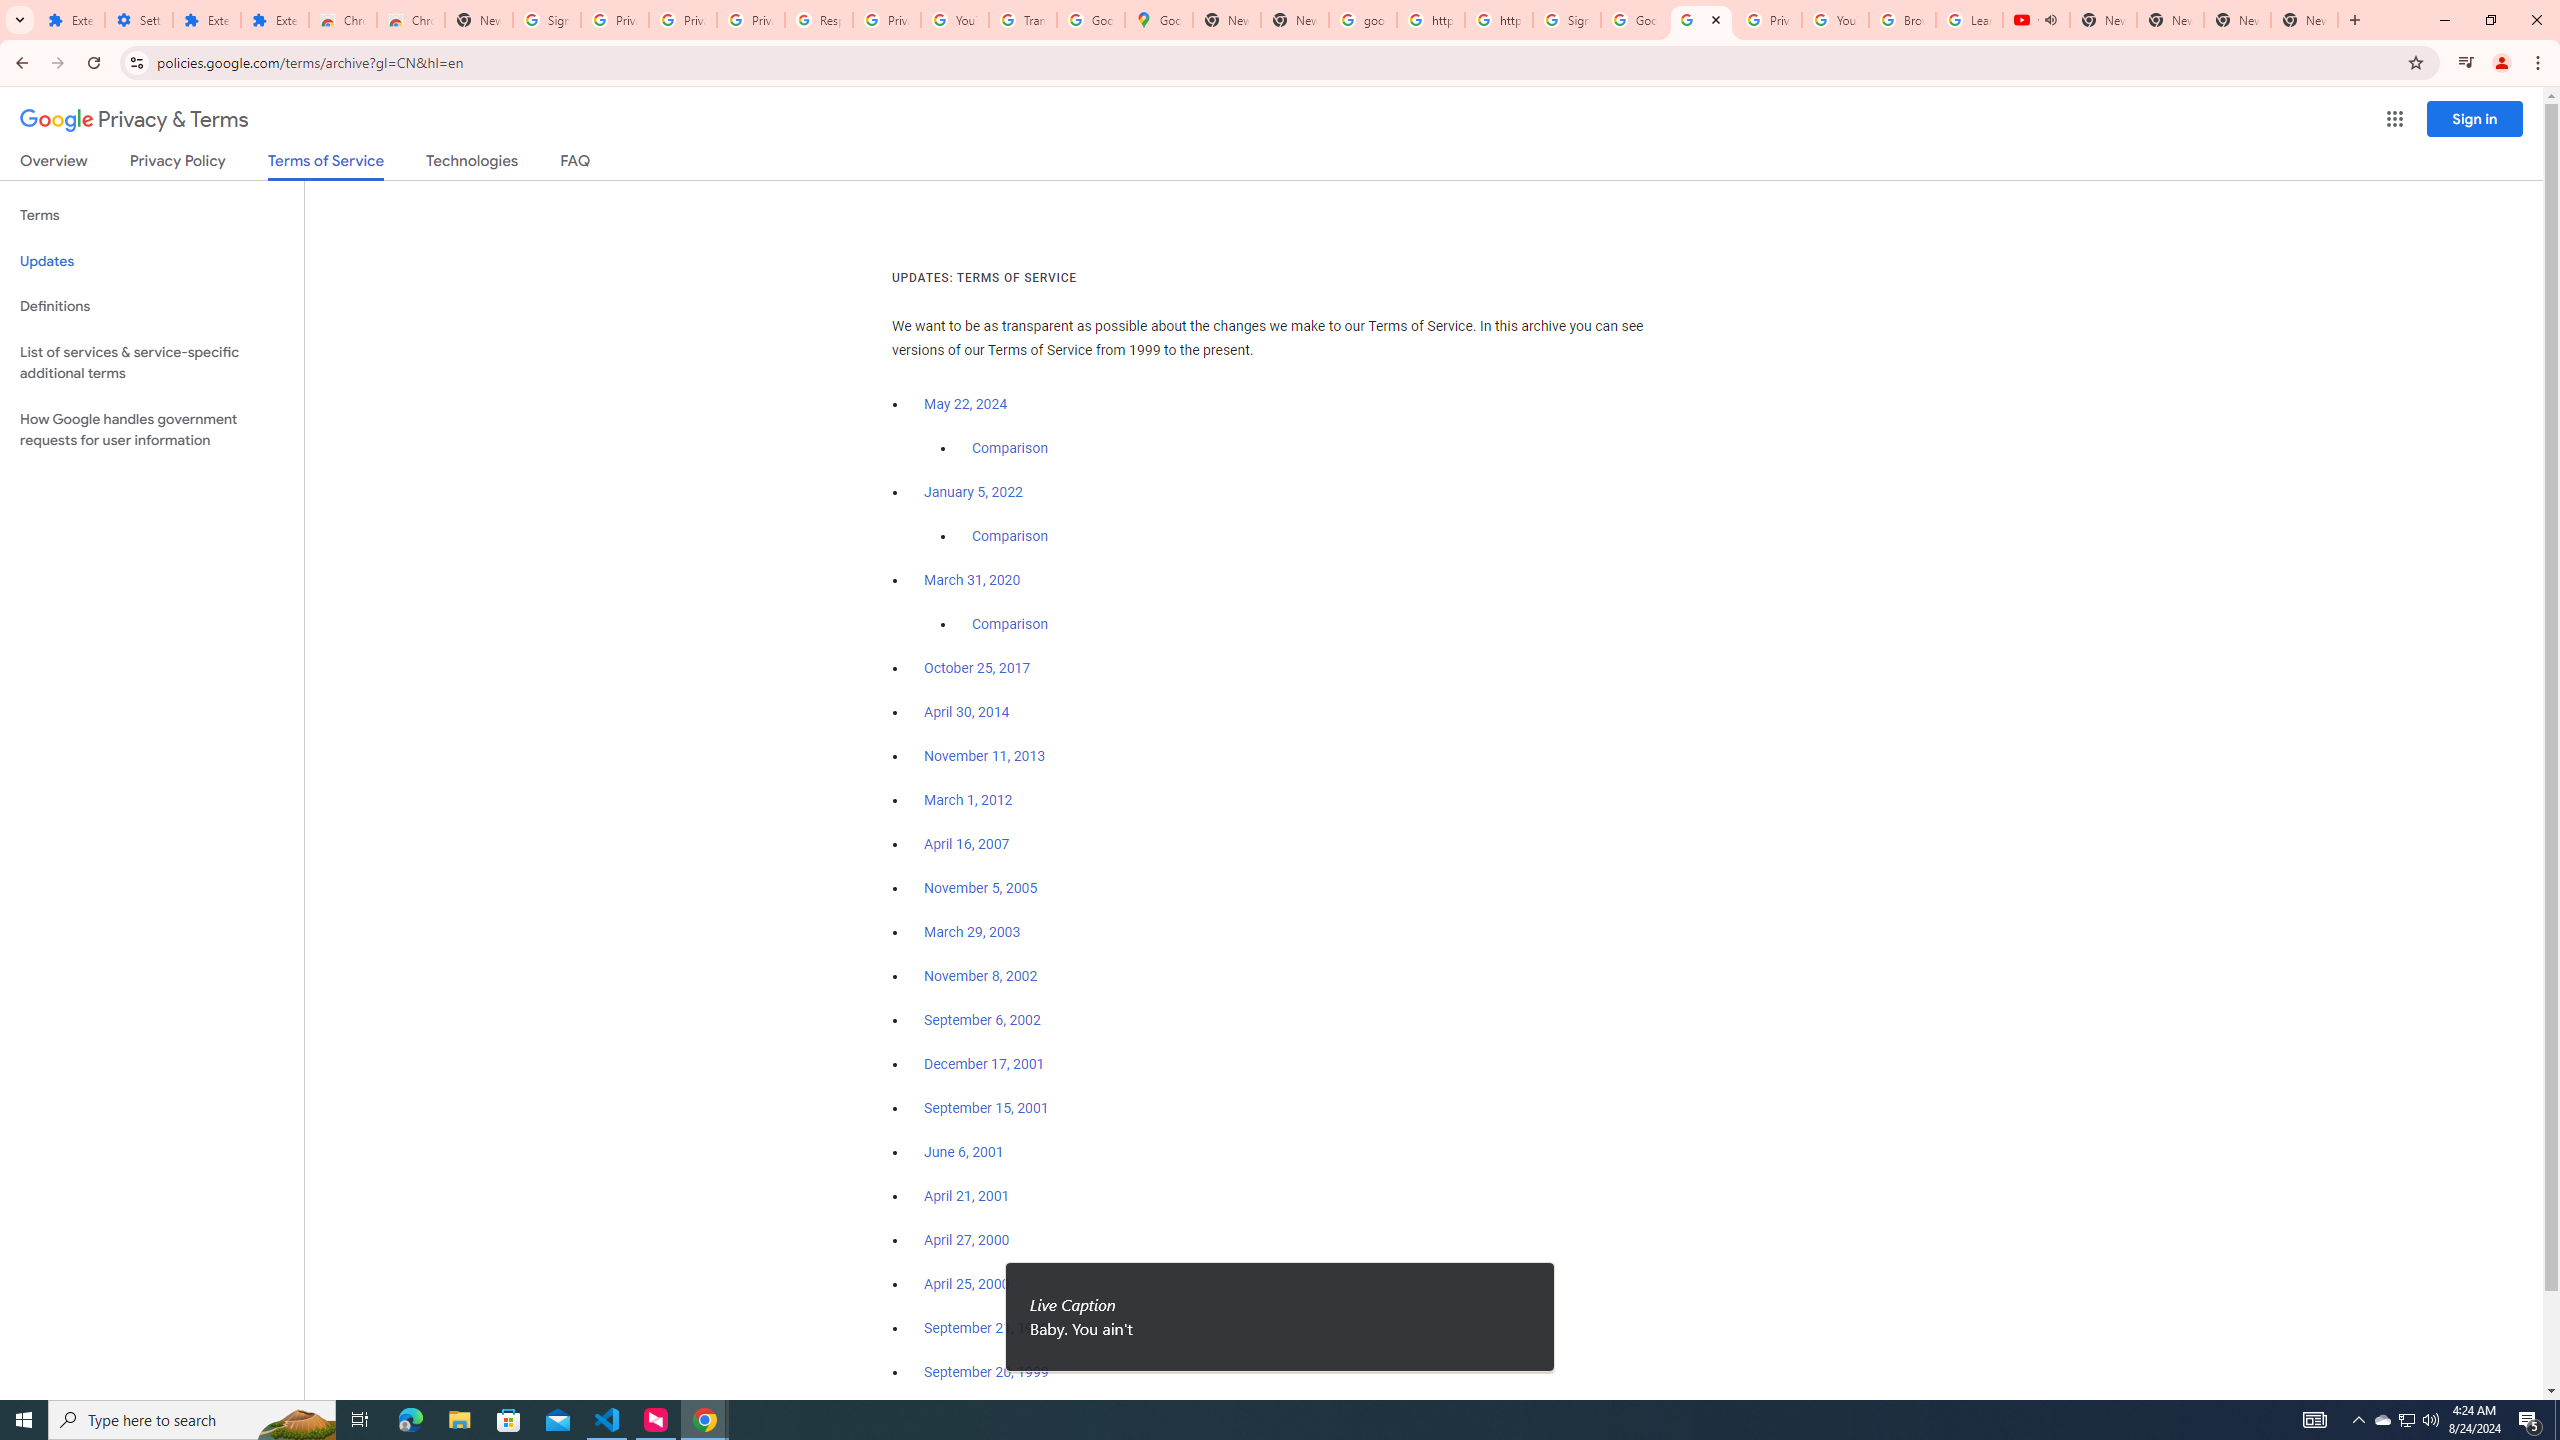 This screenshot has height=1440, width=2560. What do you see at coordinates (971, 581) in the screenshot?
I see `'March 31, 2020'` at bounding box center [971, 581].